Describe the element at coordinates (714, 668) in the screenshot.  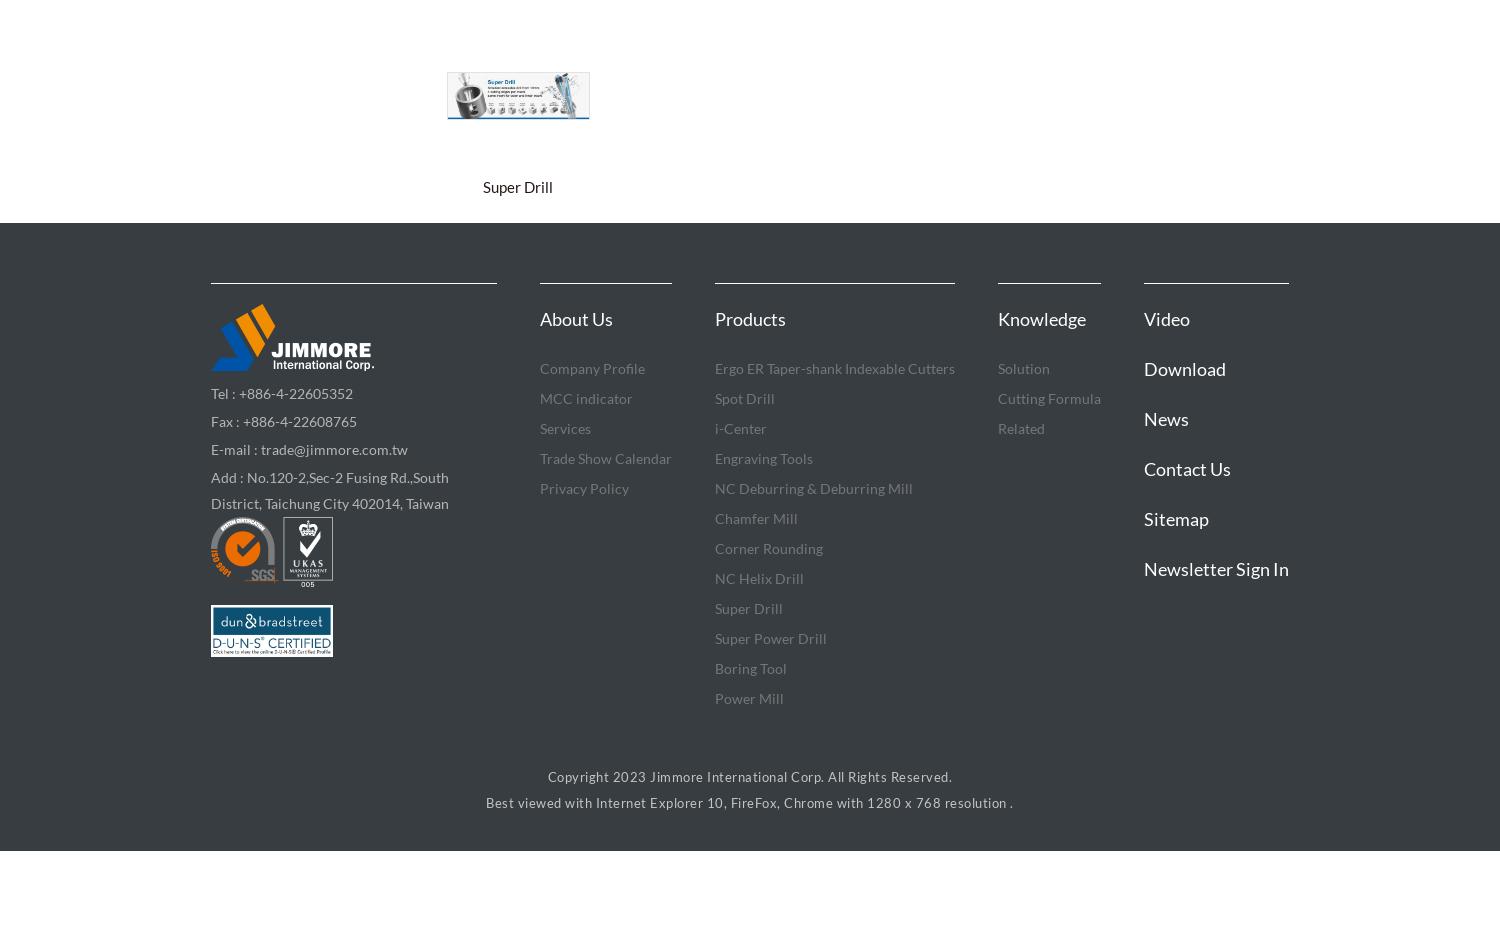
I see `'Boring Tool'` at that location.